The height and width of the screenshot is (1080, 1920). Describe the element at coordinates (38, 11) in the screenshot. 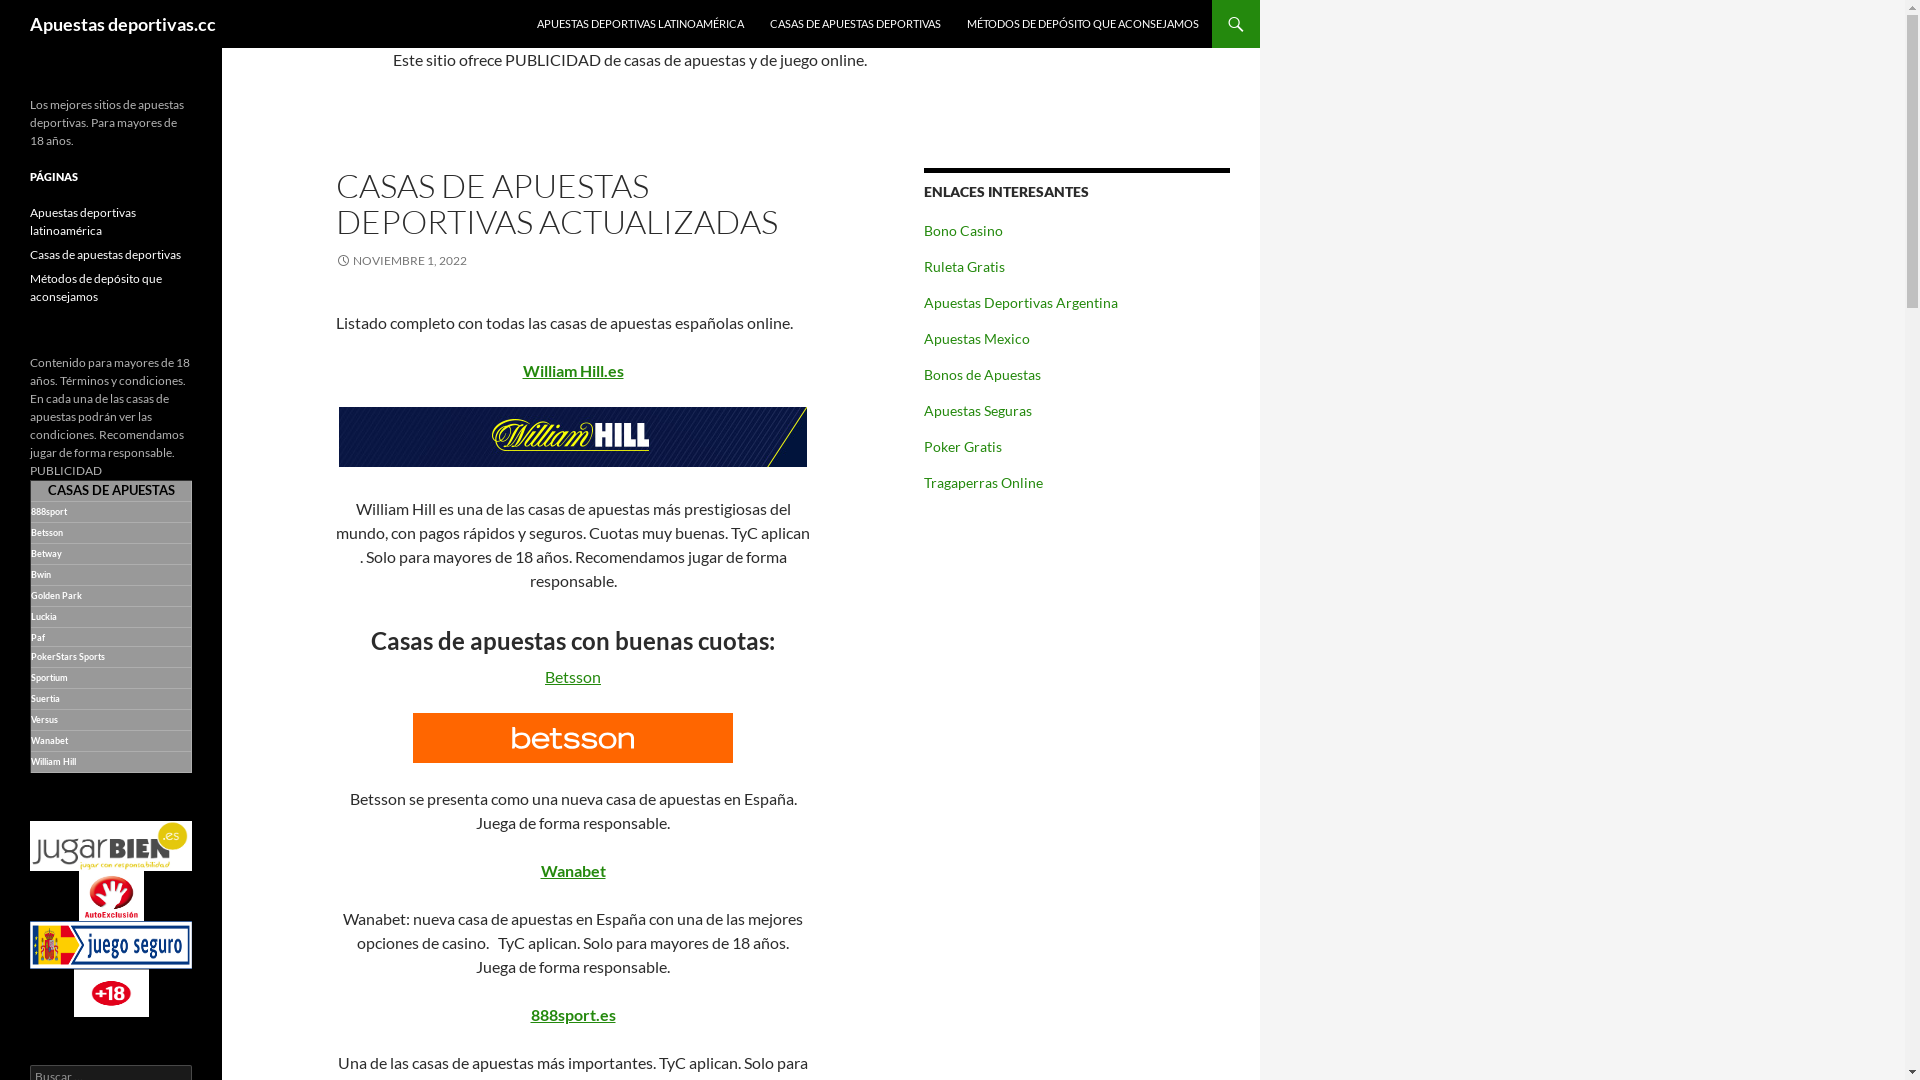

I see `'Buscar'` at that location.